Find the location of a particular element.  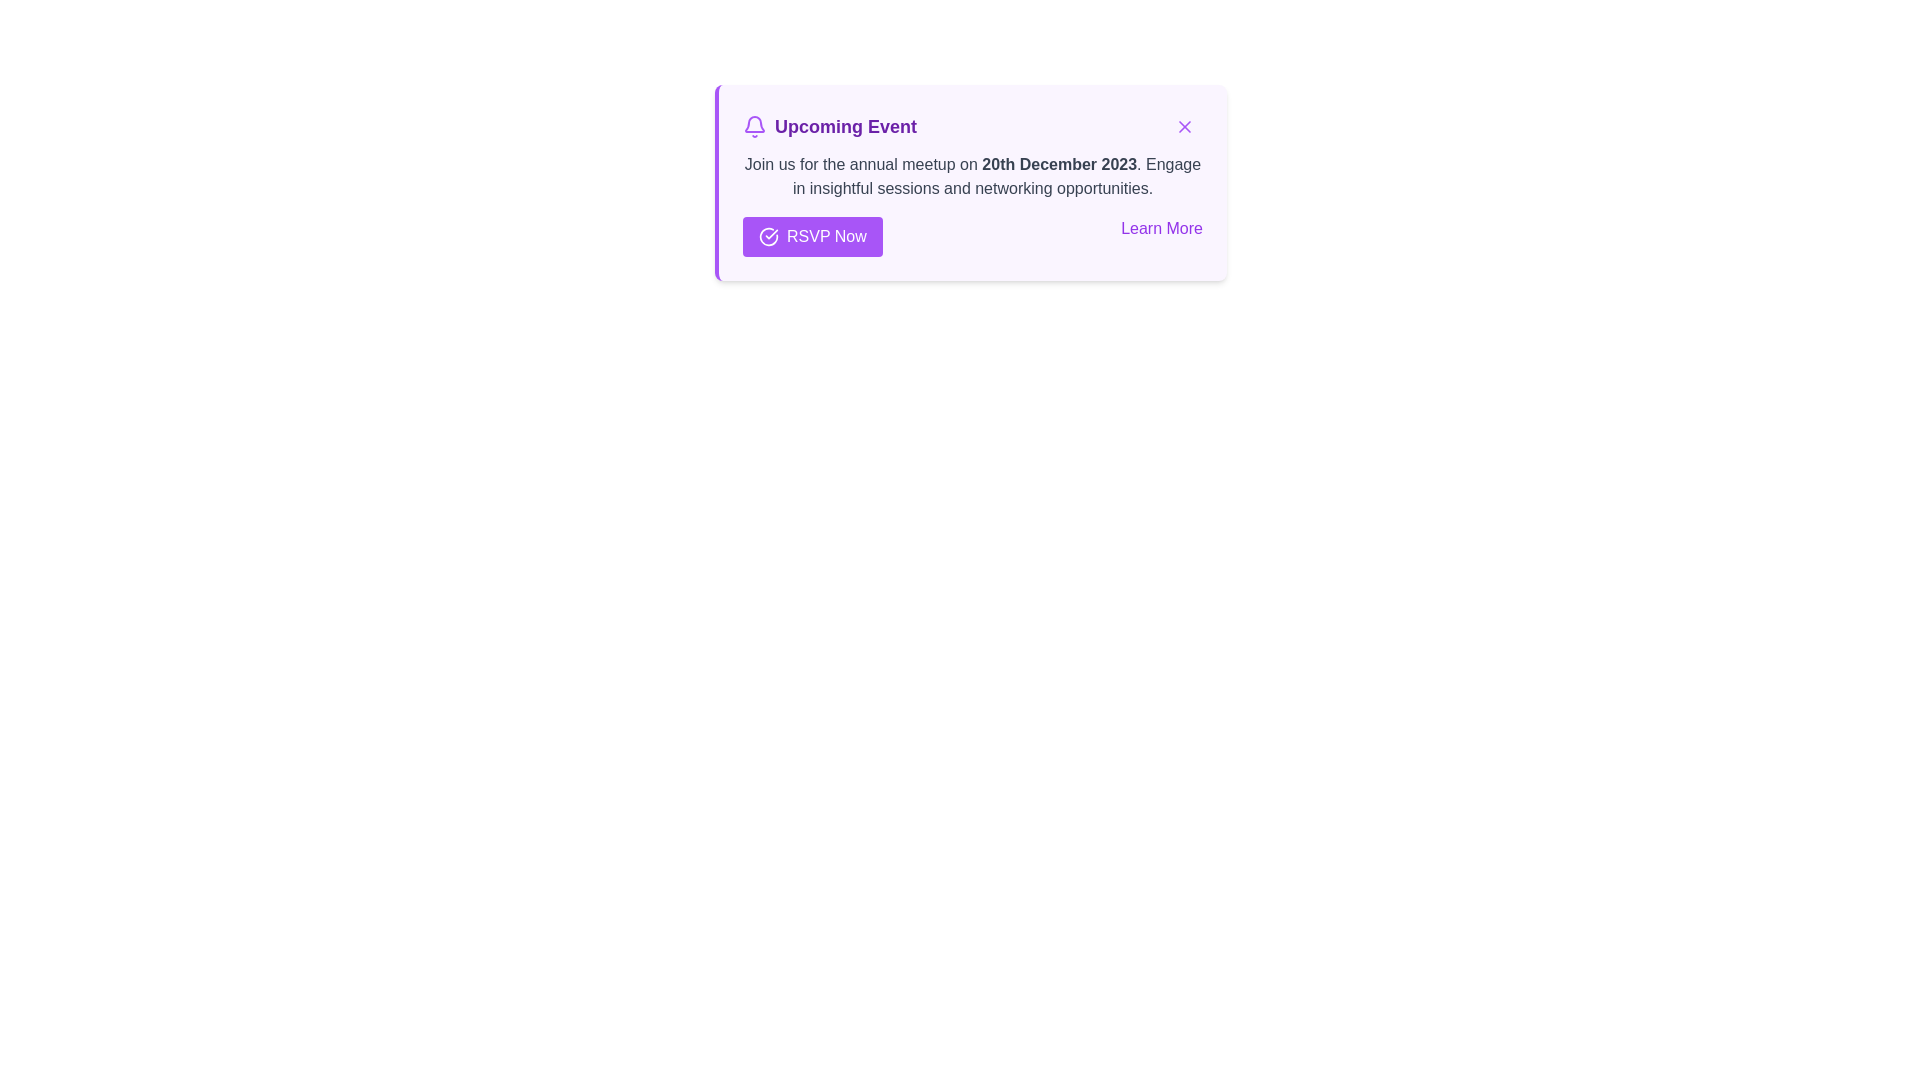

the 'X' icon in the top-right corner of the notification card is located at coordinates (1185, 127).